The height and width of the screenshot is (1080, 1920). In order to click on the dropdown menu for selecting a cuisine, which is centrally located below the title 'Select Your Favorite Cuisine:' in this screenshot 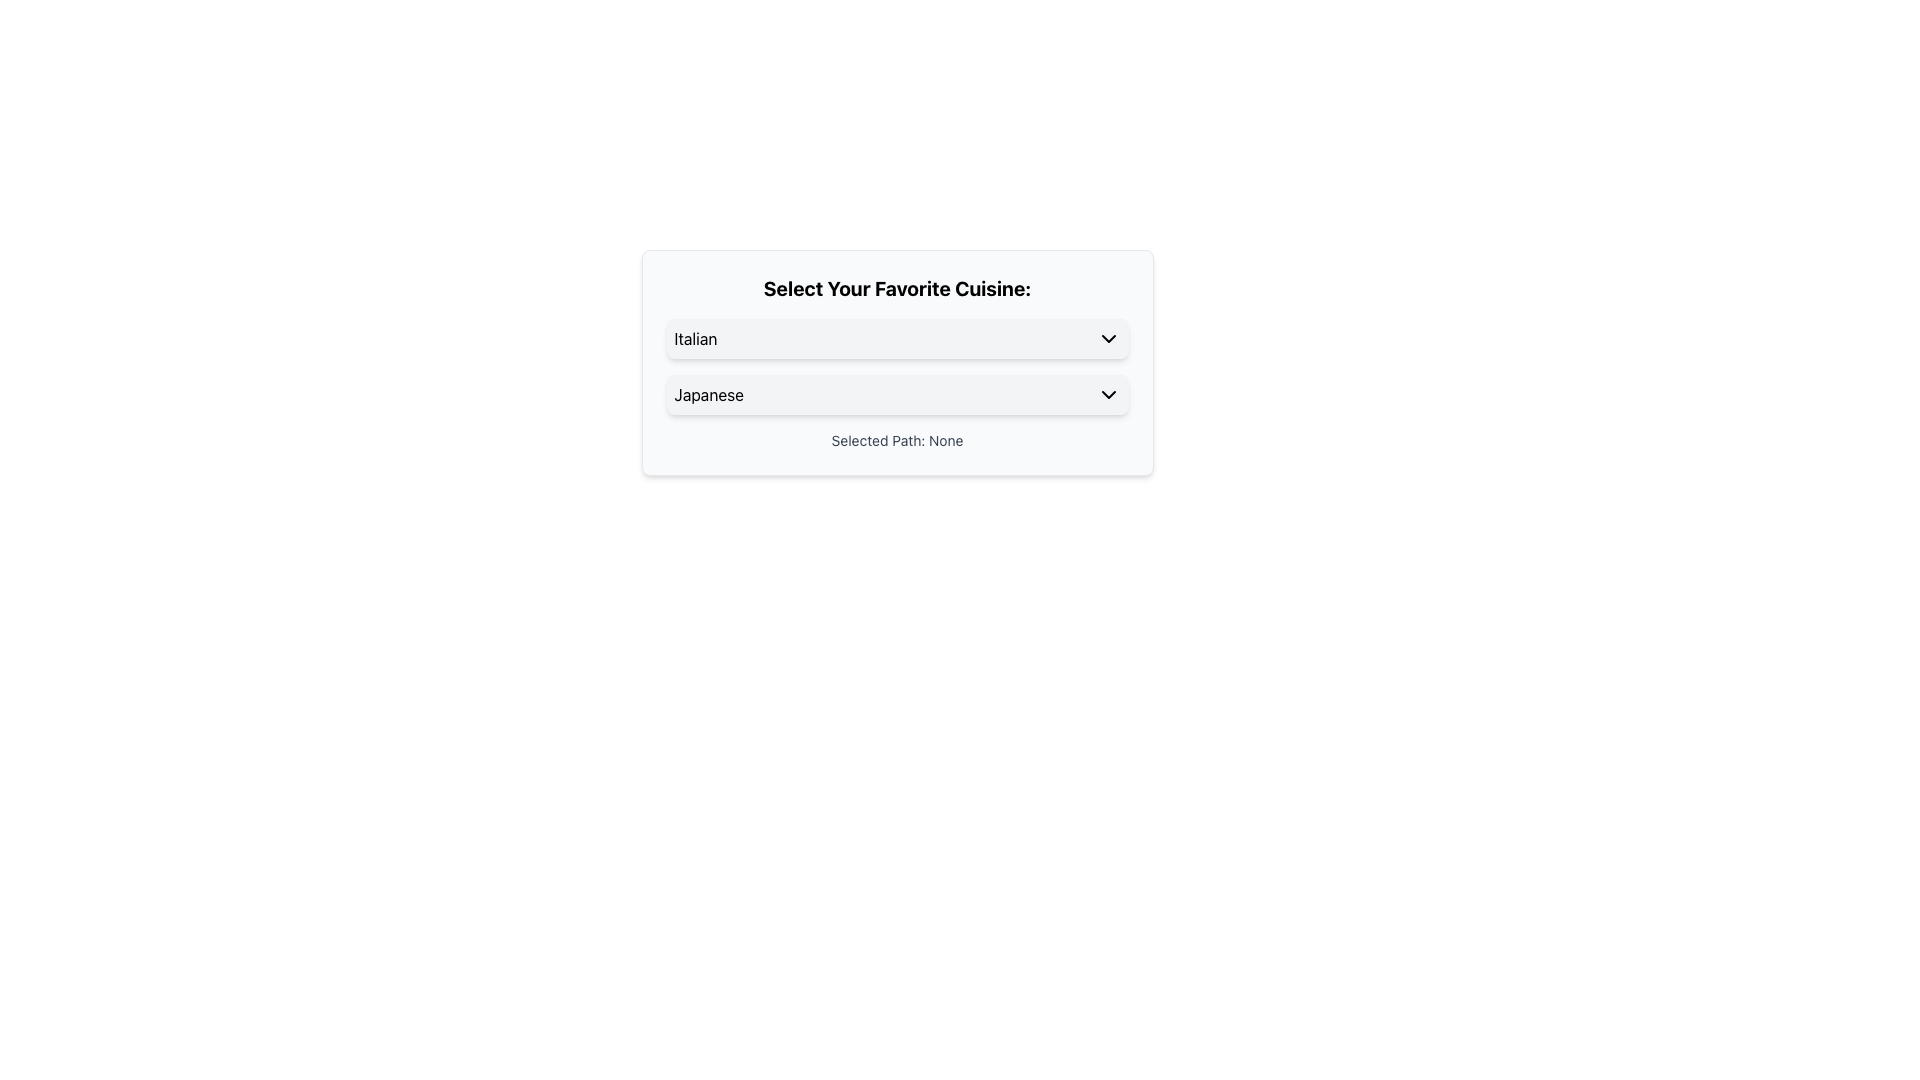, I will do `click(896, 366)`.